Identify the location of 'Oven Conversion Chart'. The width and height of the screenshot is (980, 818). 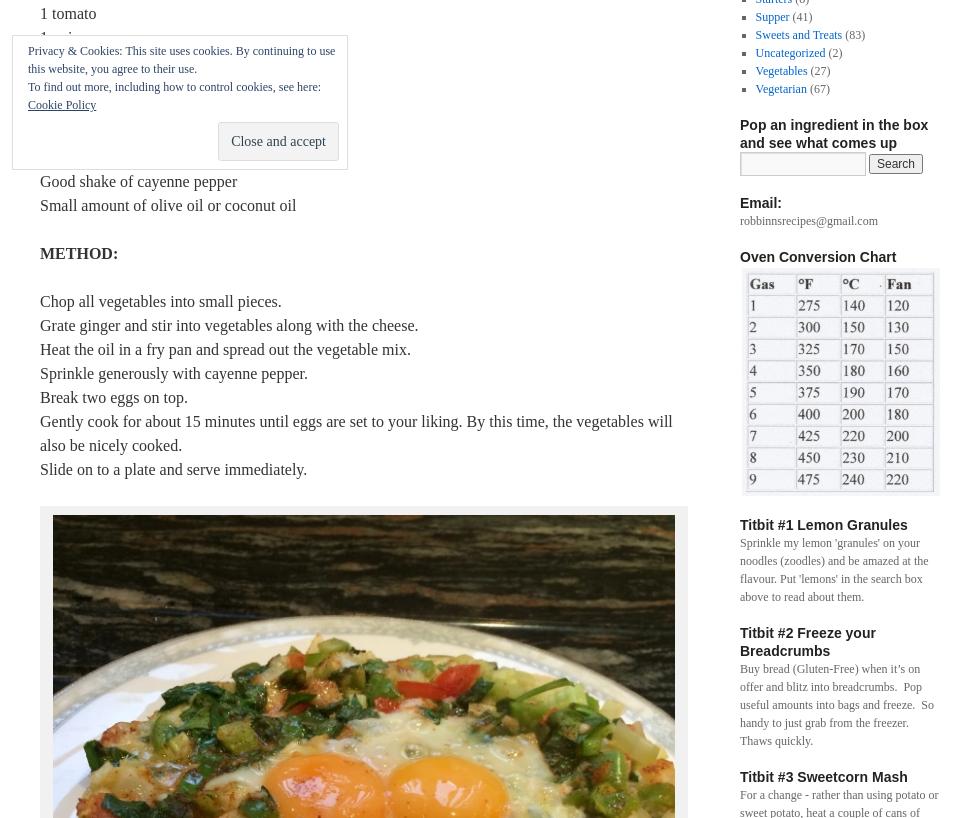
(818, 257).